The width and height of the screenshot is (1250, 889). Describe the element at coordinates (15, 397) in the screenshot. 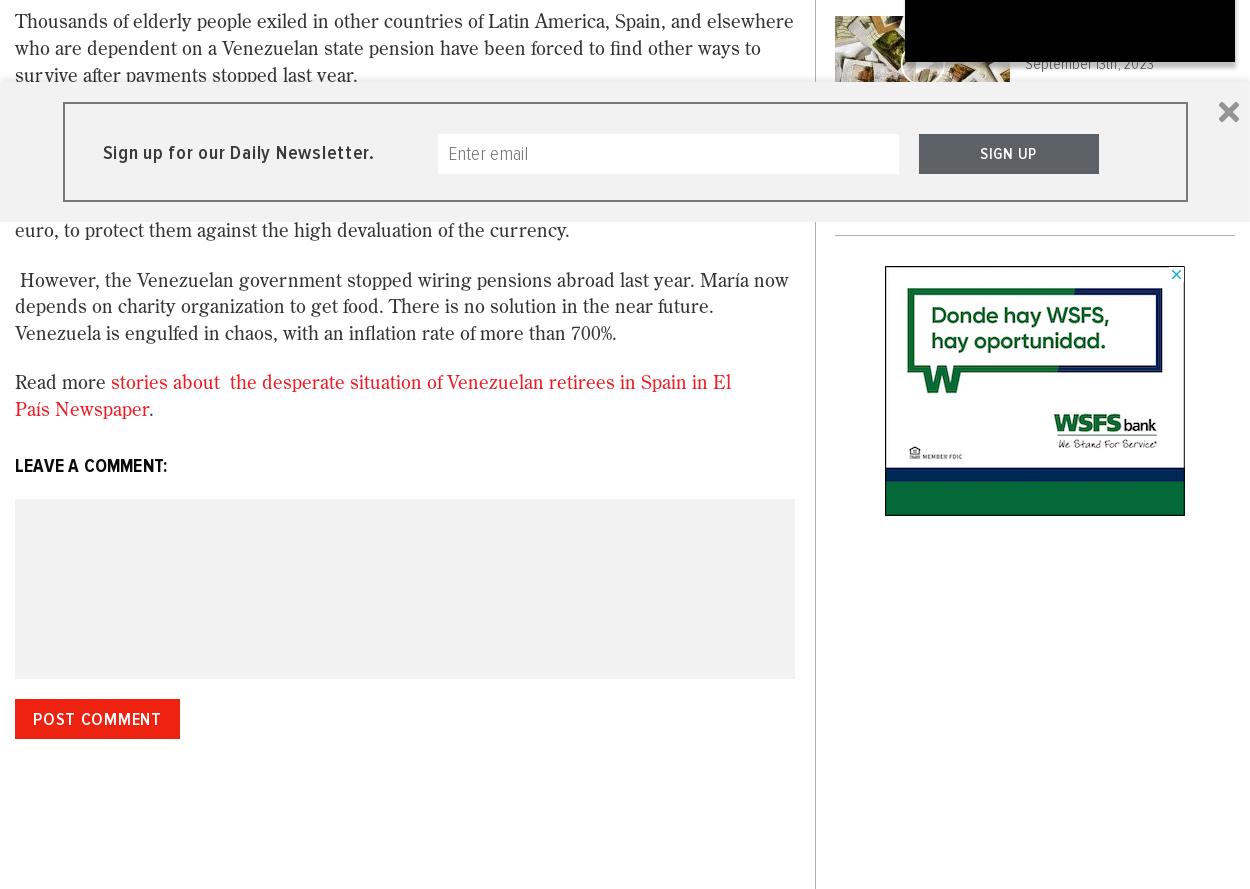

I see `'stories about  the desperate situation of Venezuelan retirees in Spain in El País Newspaper'` at that location.